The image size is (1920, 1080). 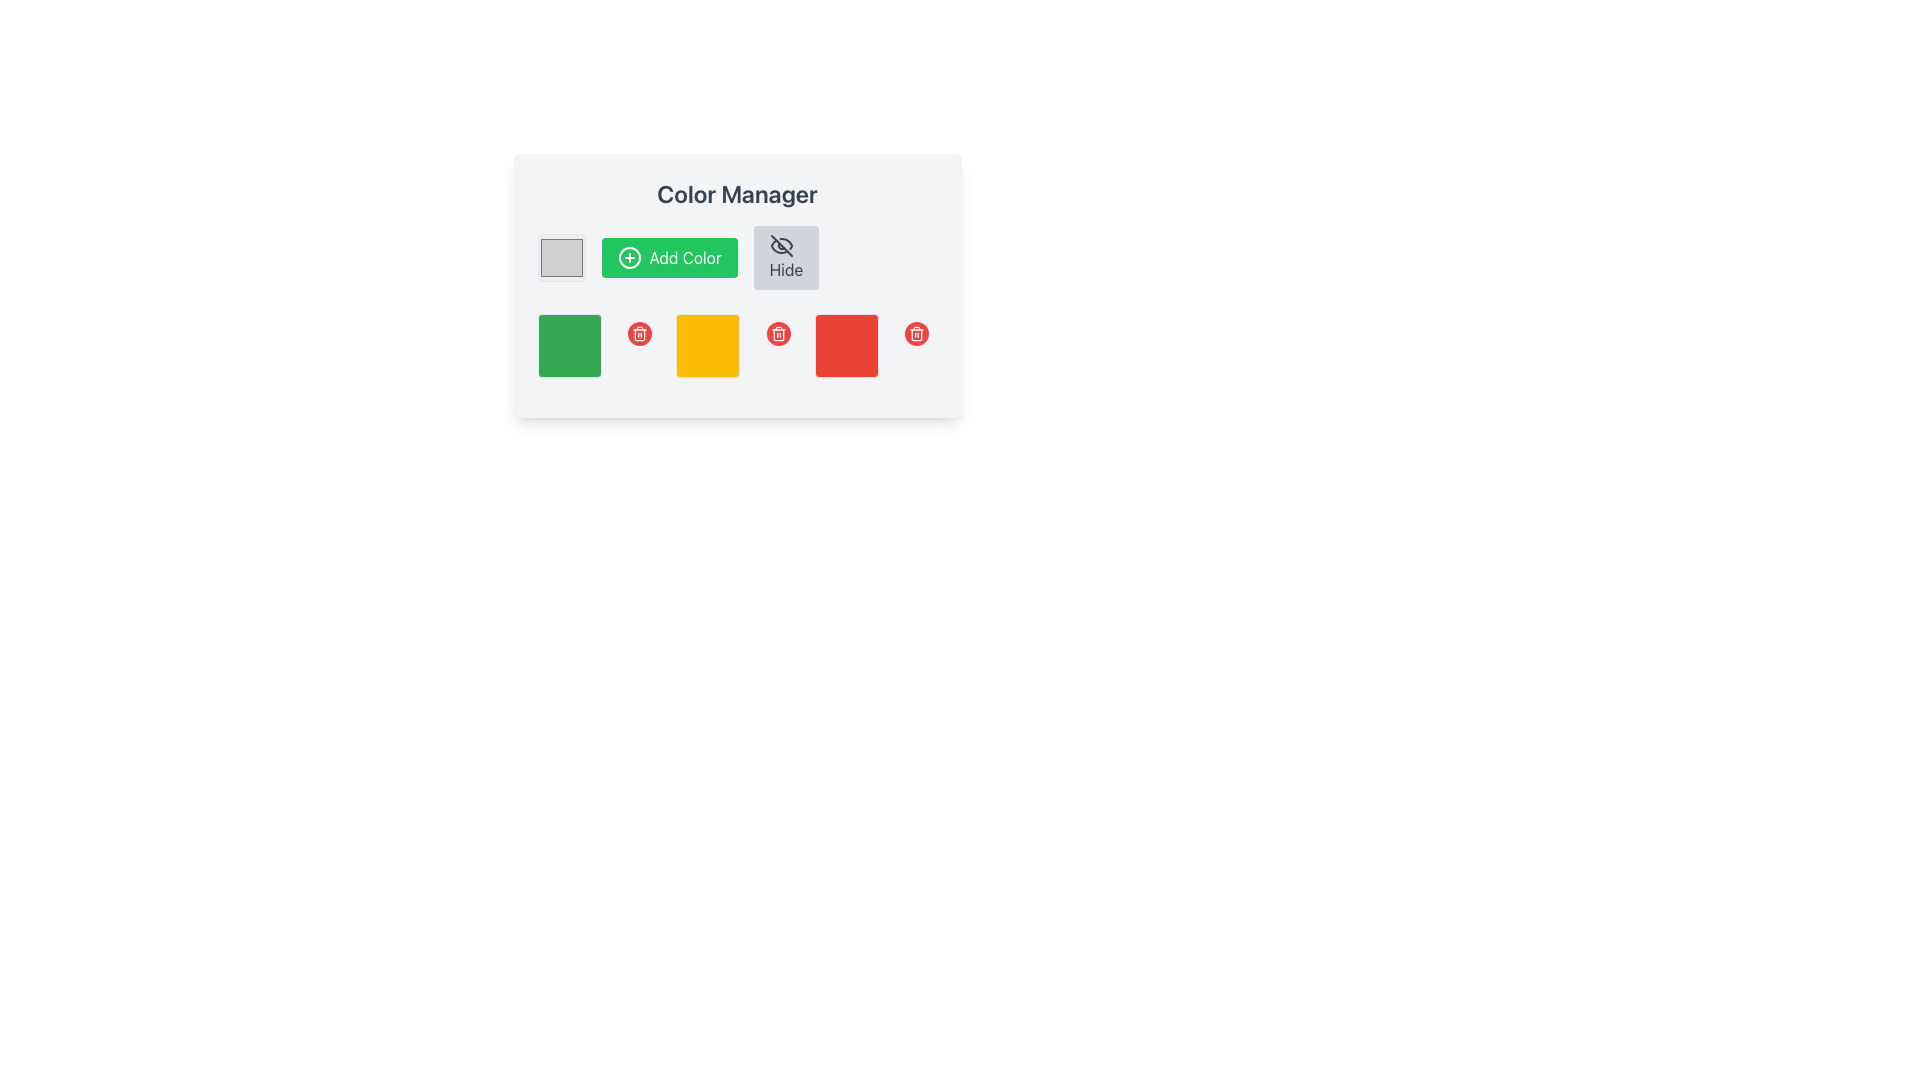 I want to click on the eye-off icon located within the 'Hide' button, styled in gray with a line crossing through it, indicating the 'hidden' concept, so click(x=780, y=245).